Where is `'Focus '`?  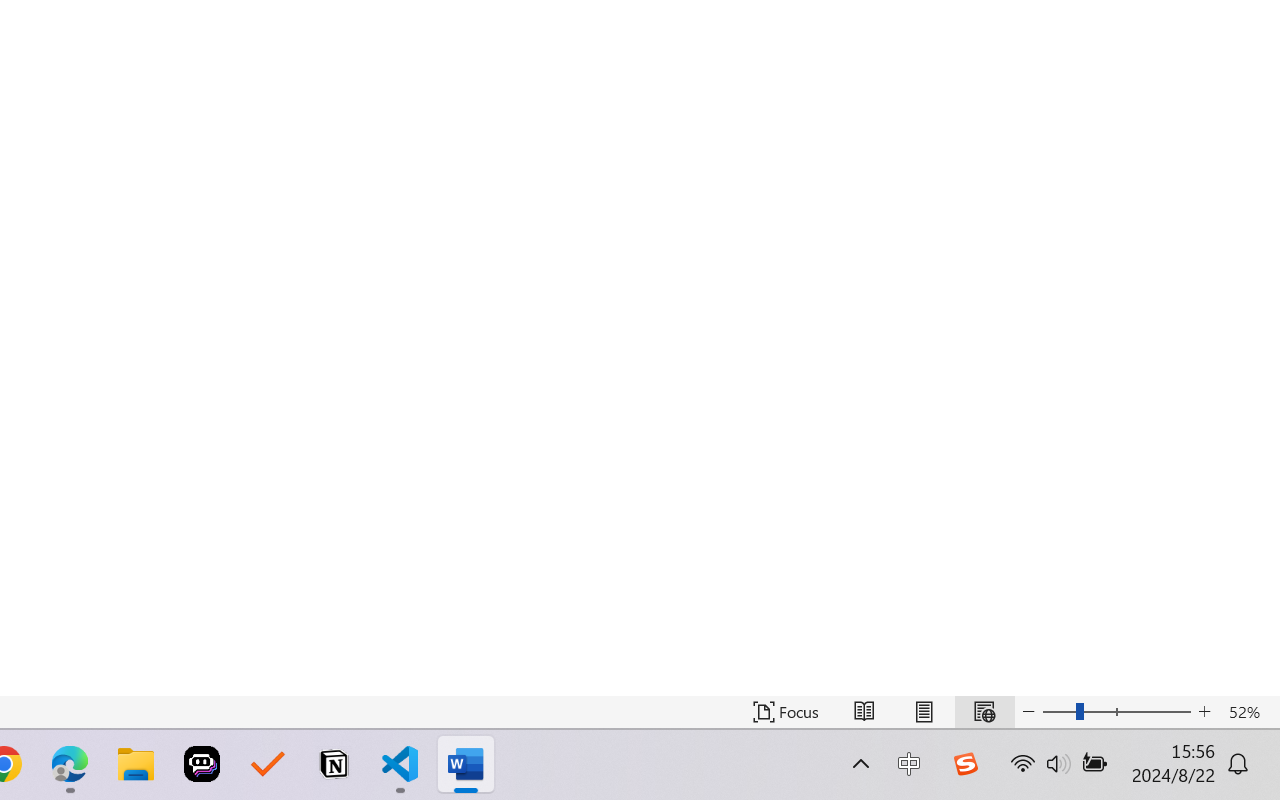
'Focus ' is located at coordinates (785, 711).